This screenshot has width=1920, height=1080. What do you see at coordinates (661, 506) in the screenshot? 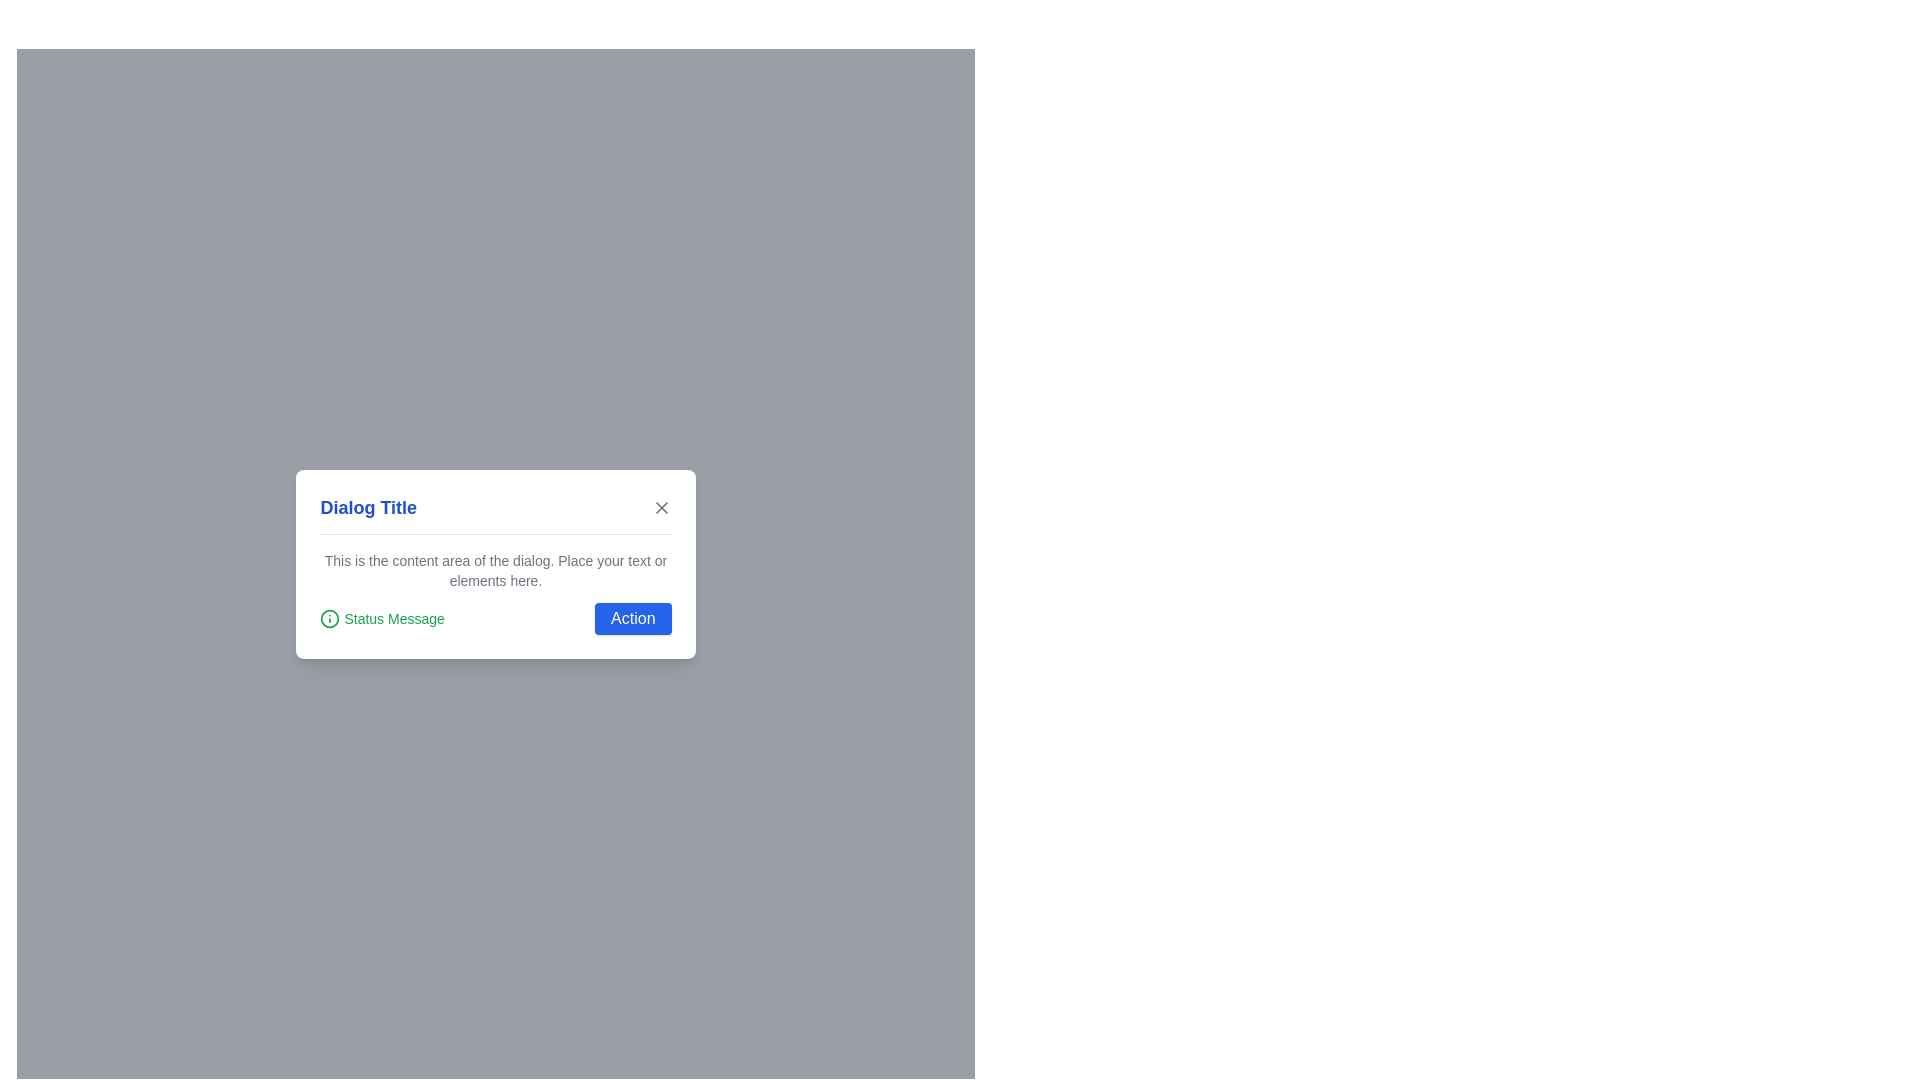
I see `the decorative 'Close' icon located in the top-right corner of the dialog box` at bounding box center [661, 506].